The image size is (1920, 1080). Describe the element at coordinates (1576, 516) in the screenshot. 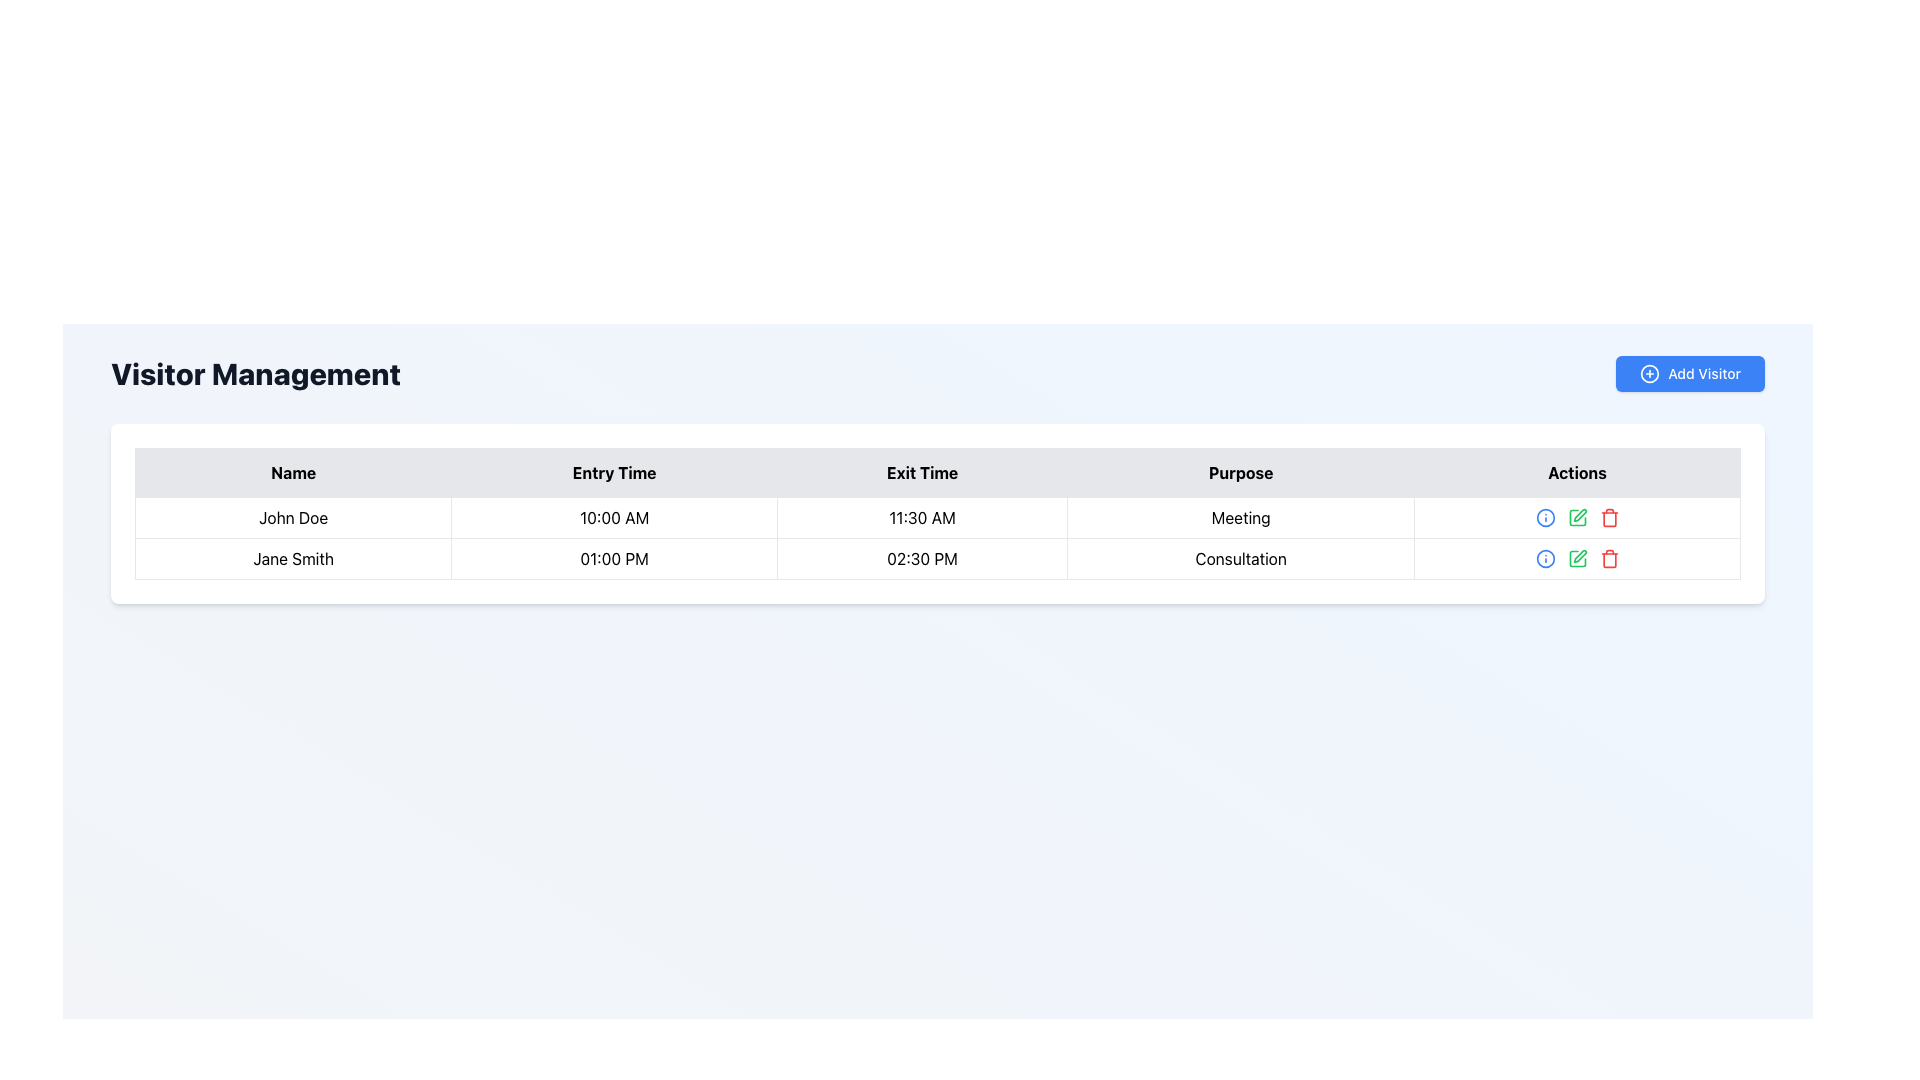

I see `the green pen icon in the 'Actions' column of the second row` at that location.